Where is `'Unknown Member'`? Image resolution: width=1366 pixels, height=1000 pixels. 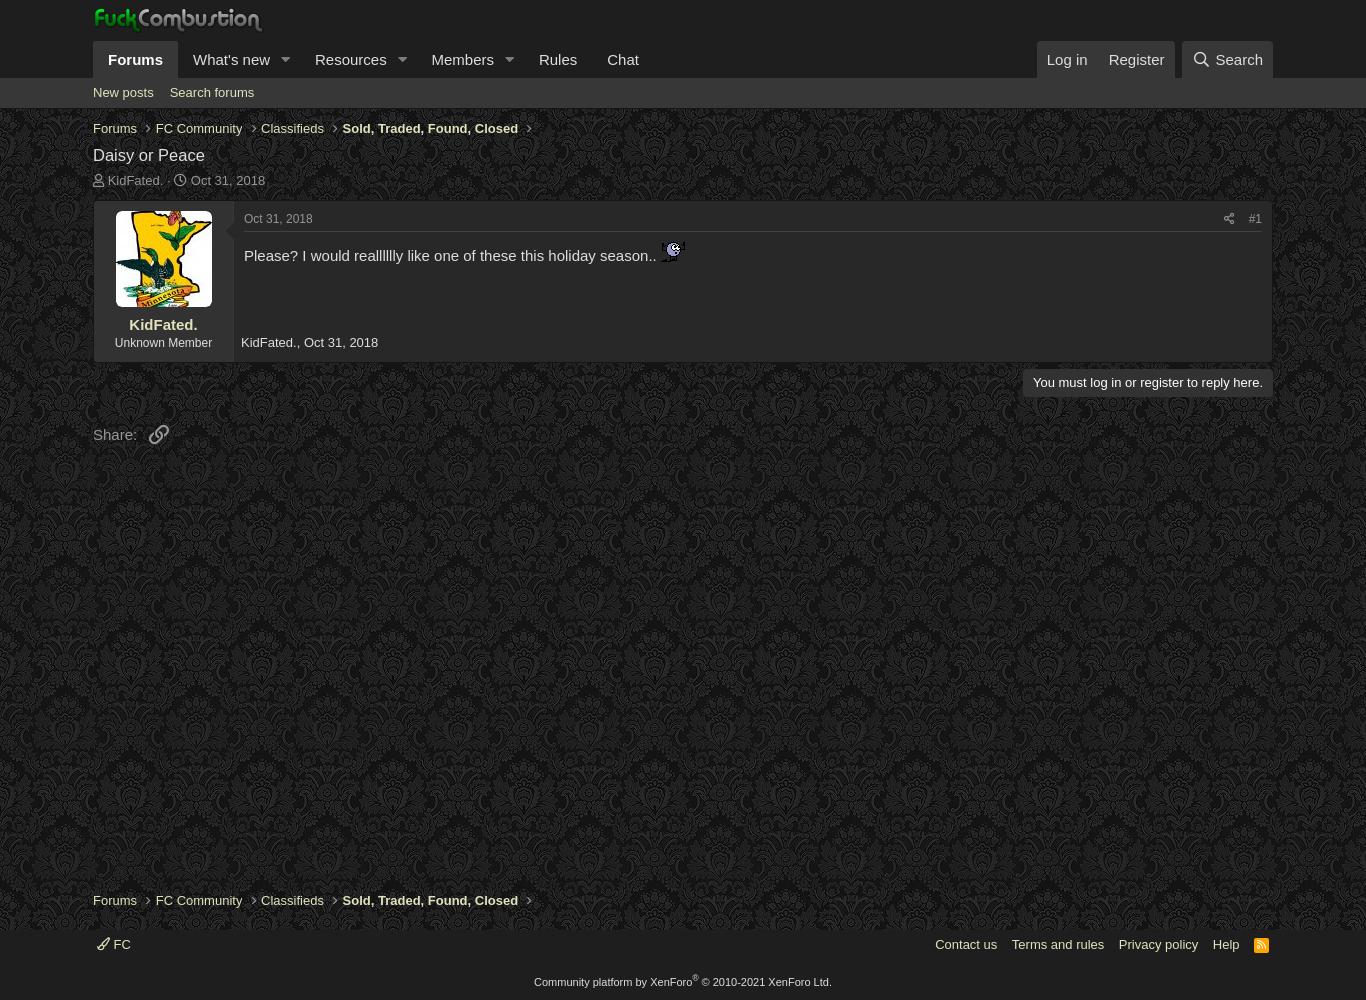
'Unknown Member' is located at coordinates (161, 342).